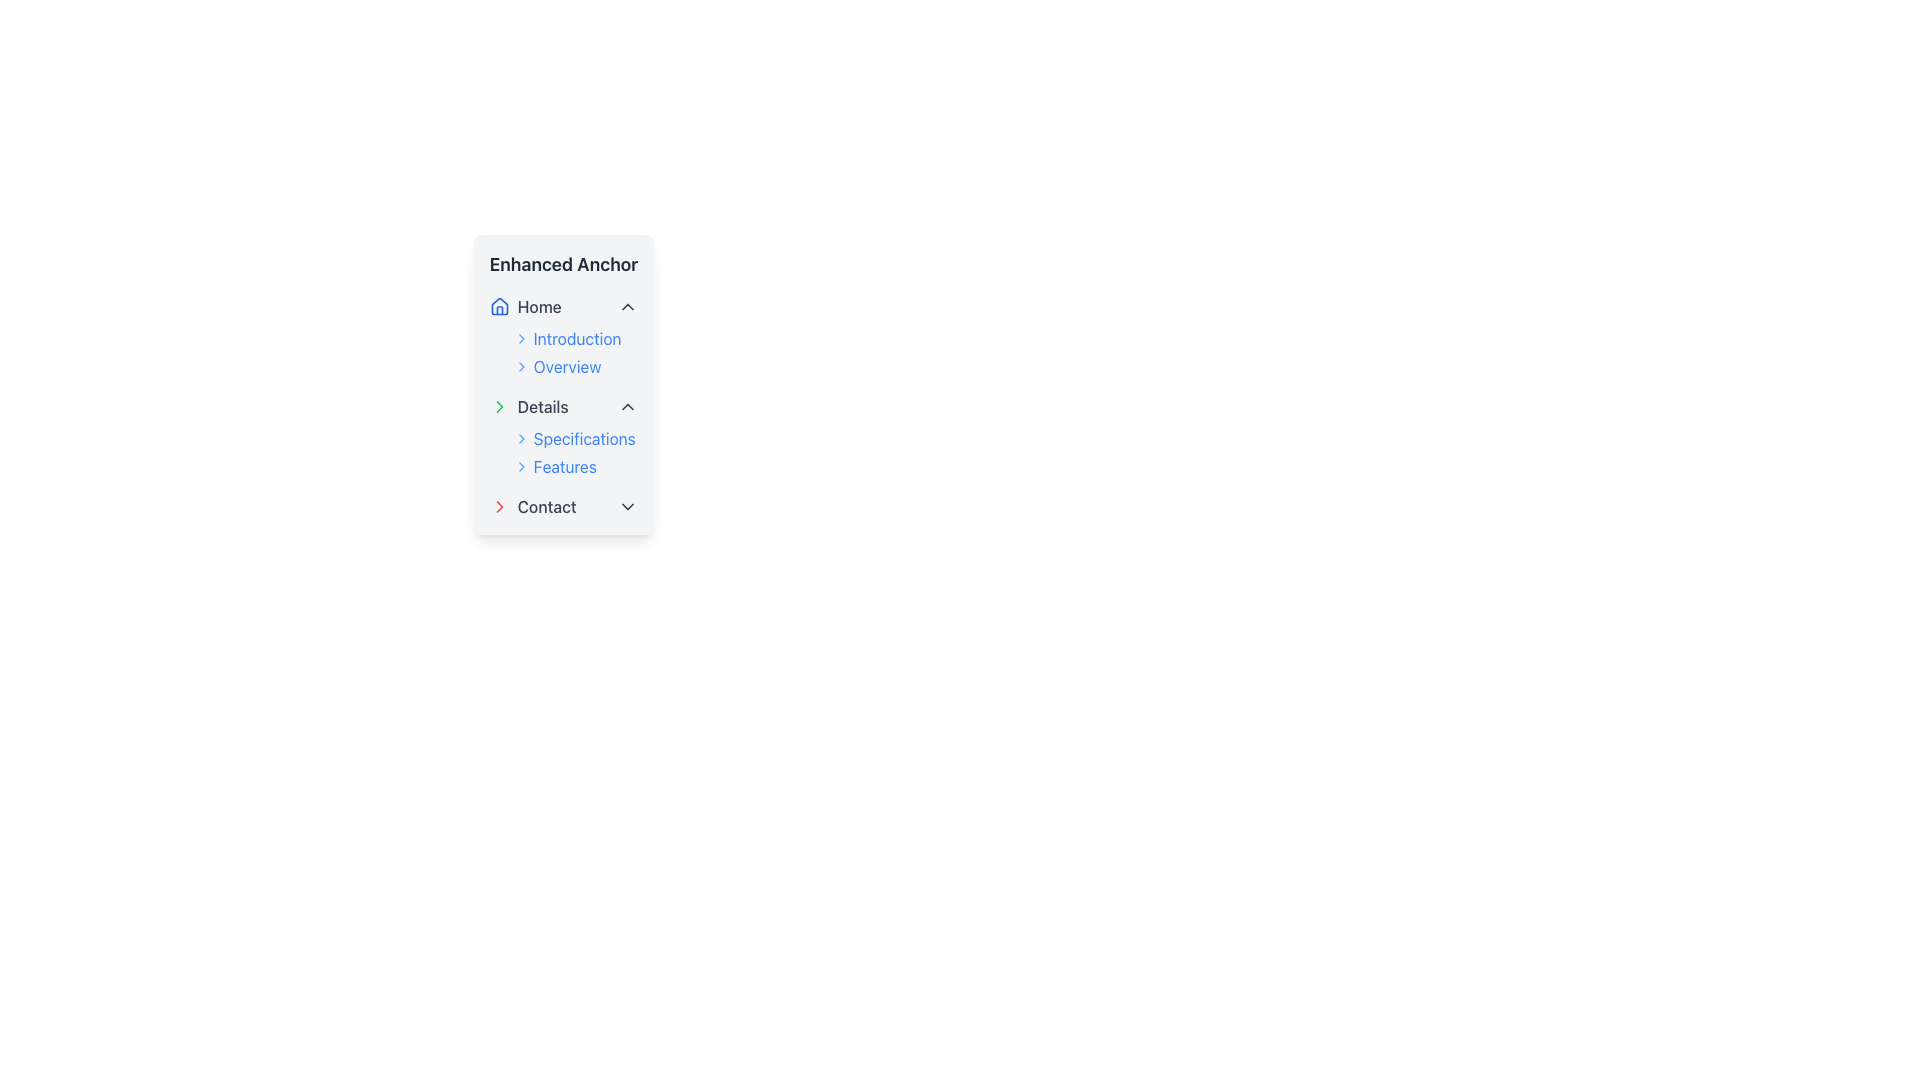  I want to click on the link that navigates to the 'Features' section, which is the second entry under 'Specifications' in the vertical list under 'Details.', so click(575, 466).